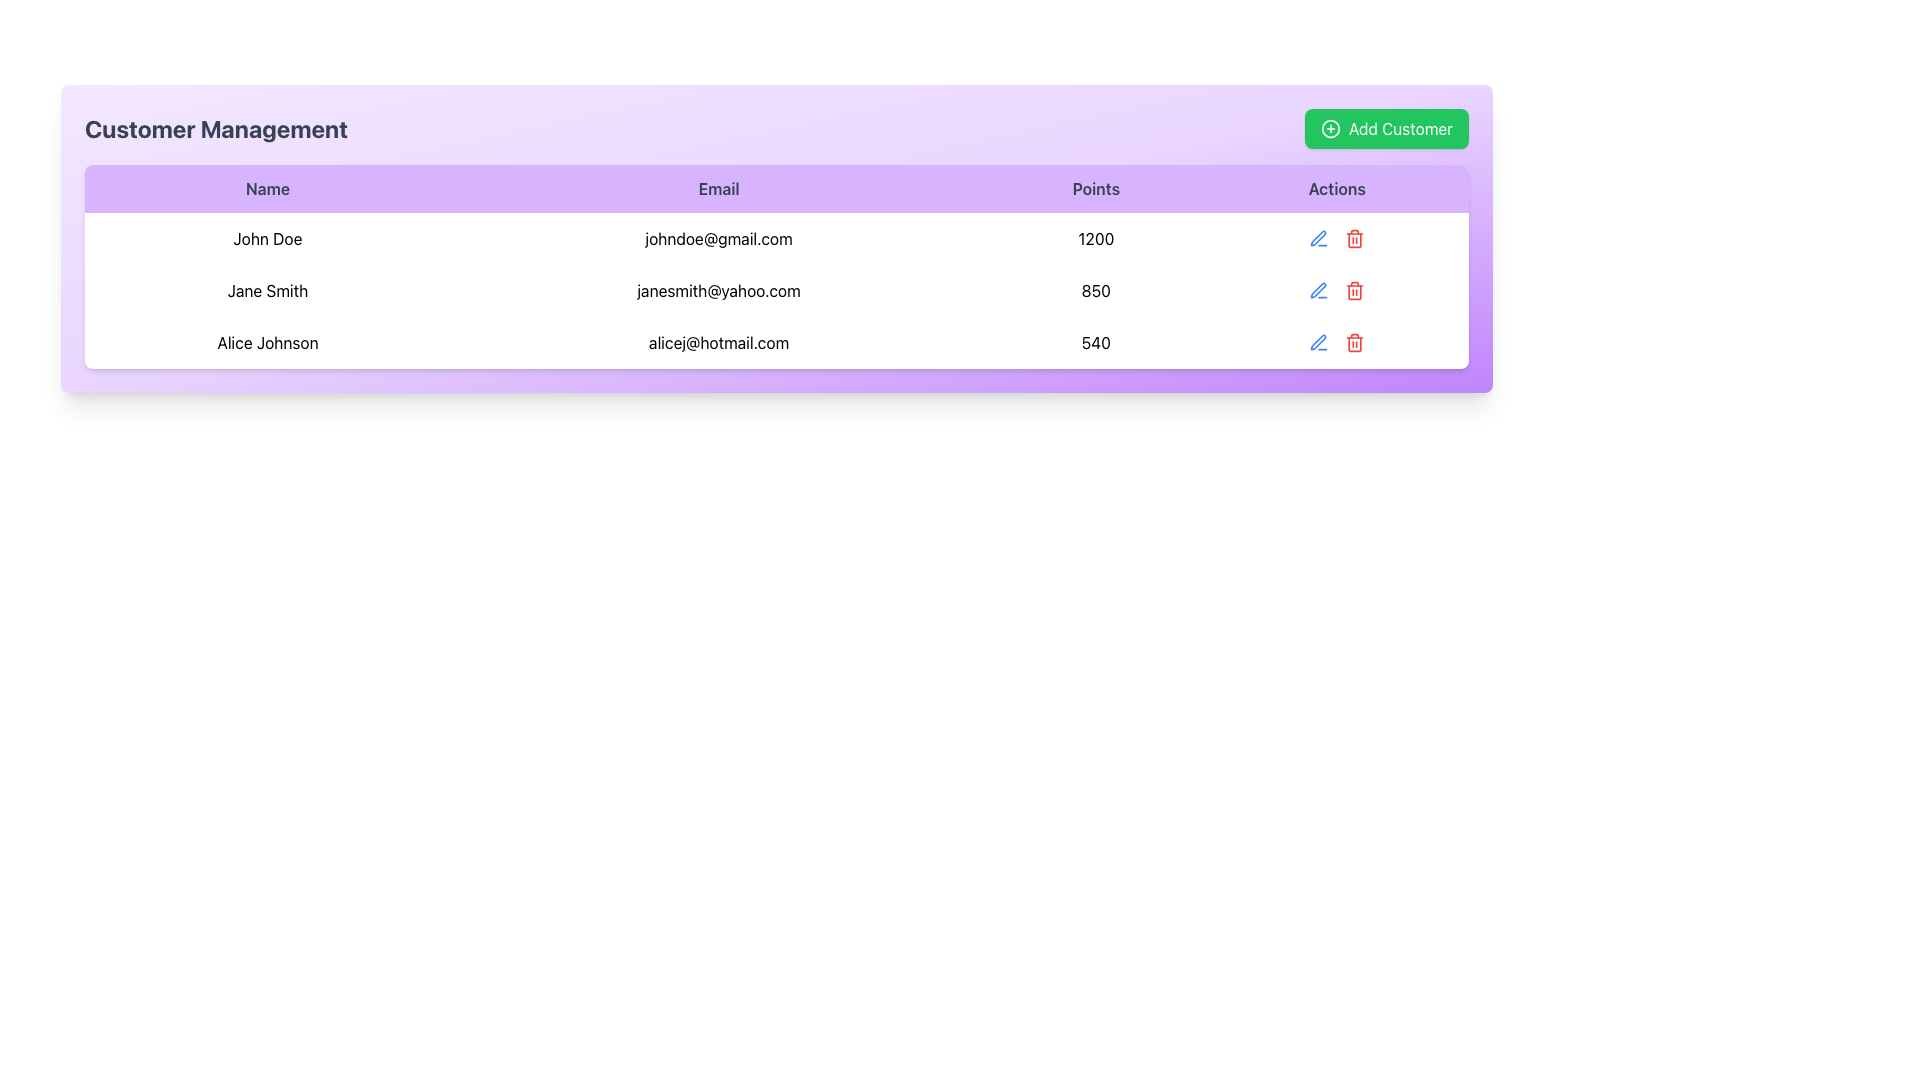 The width and height of the screenshot is (1920, 1080). What do you see at coordinates (1319, 342) in the screenshot?
I see `the blue pen icon button located in the 'Actions' column of the last row in the customer data table` at bounding box center [1319, 342].